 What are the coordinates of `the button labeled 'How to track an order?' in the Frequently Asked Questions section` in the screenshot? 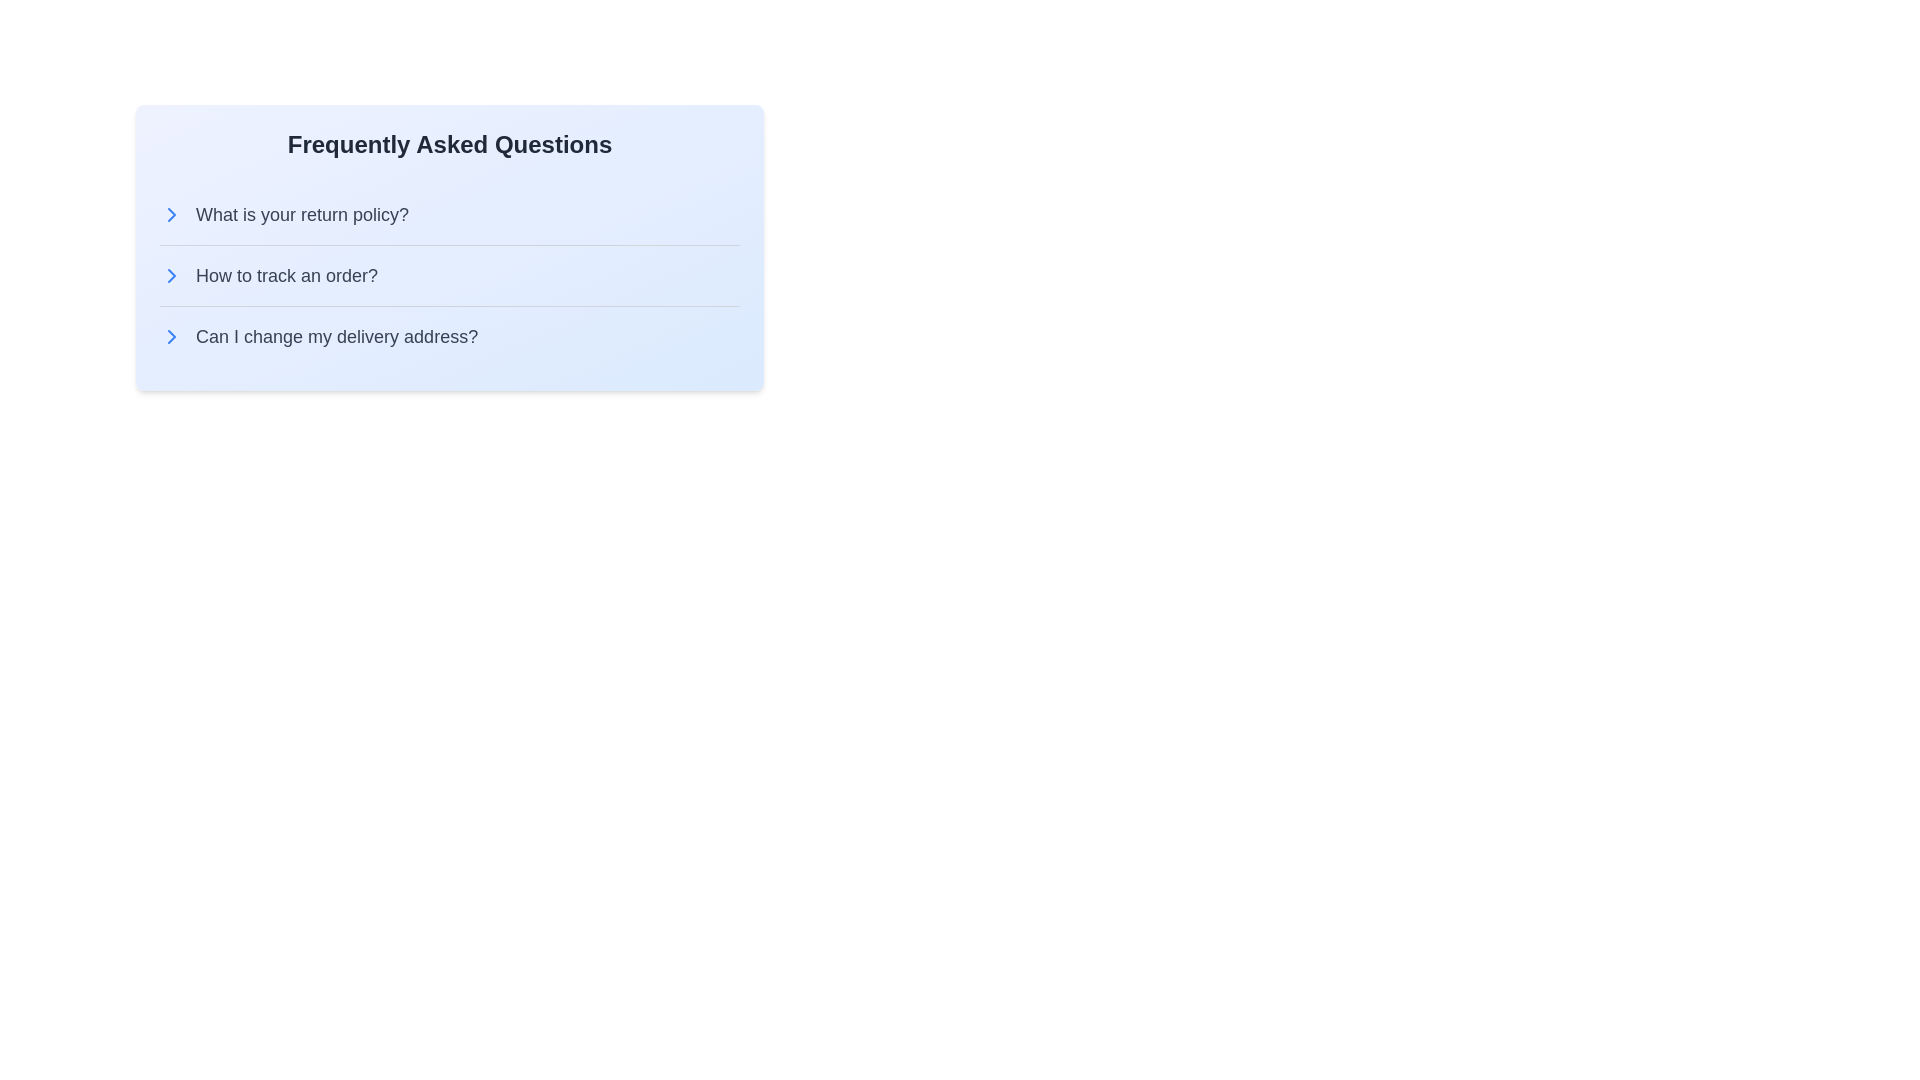 It's located at (449, 276).